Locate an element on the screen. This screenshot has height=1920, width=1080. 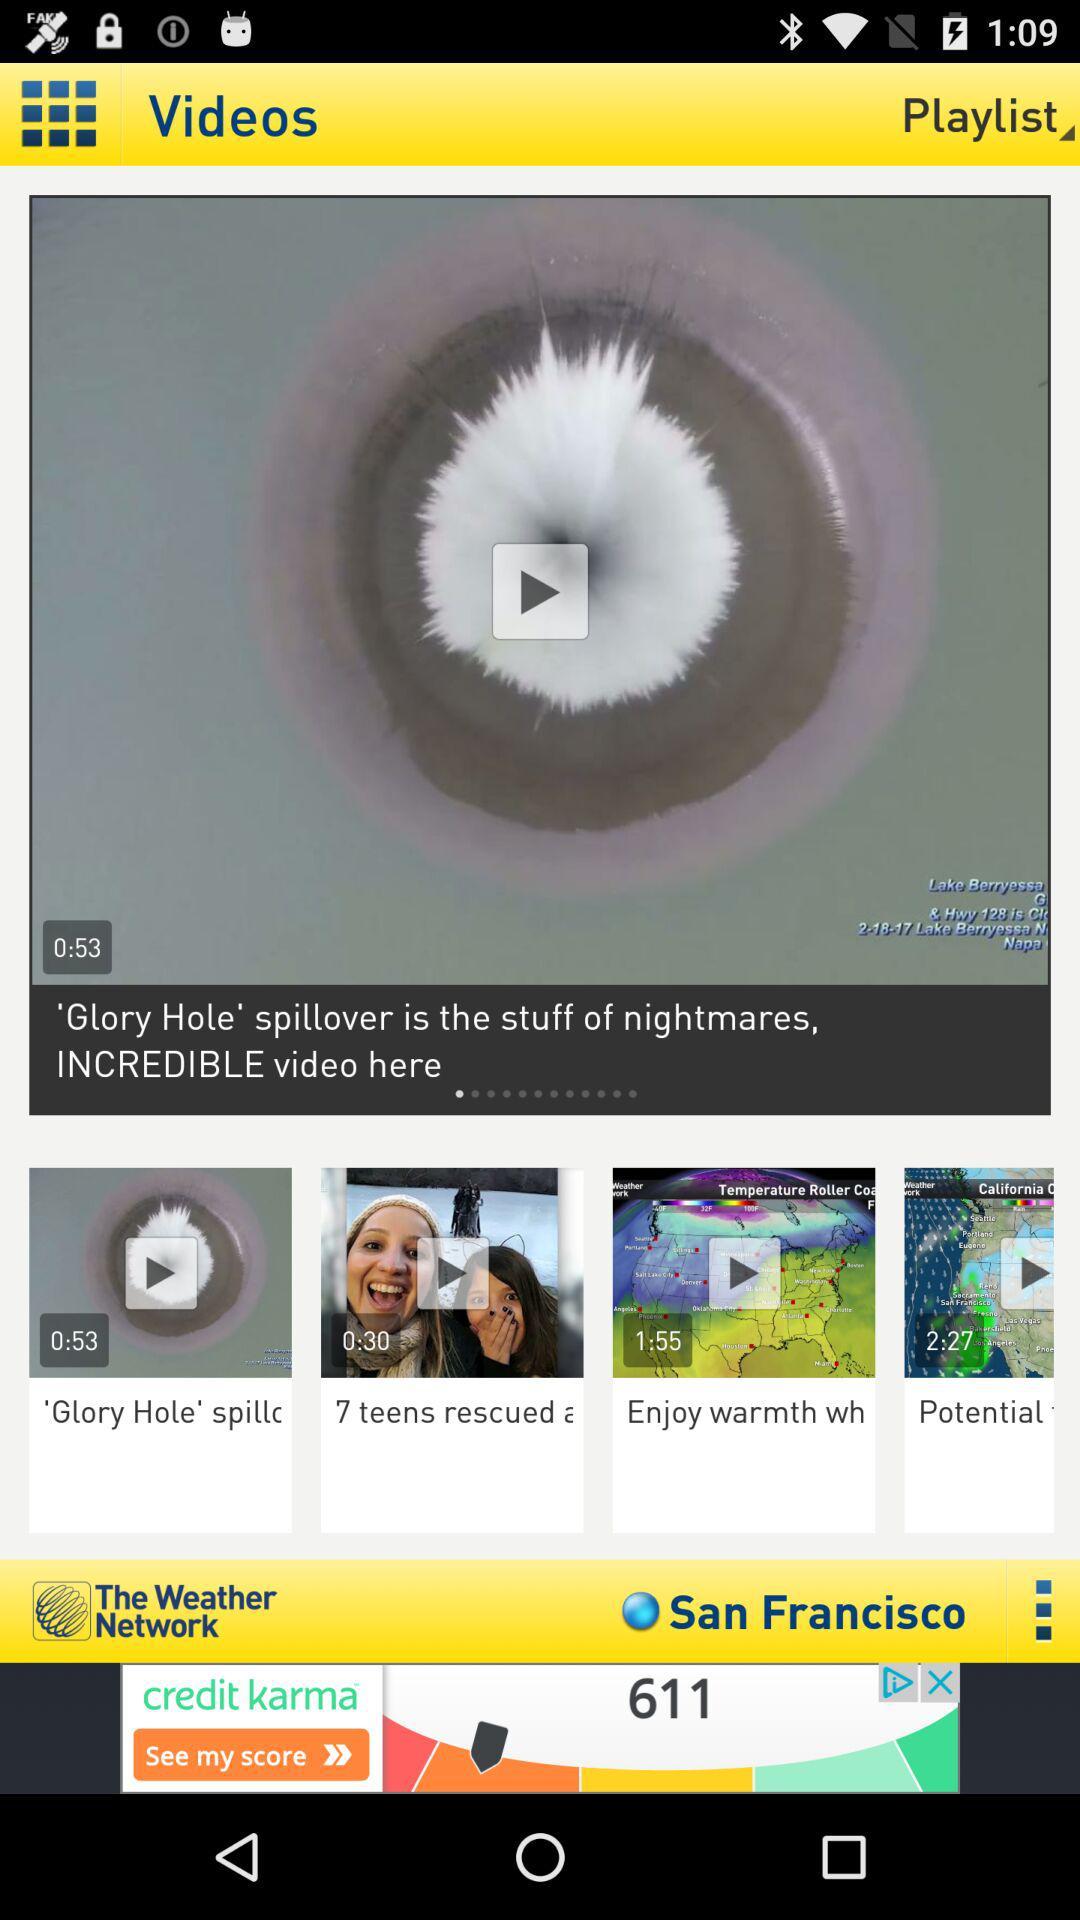
menu button is located at coordinates (1043, 1611).